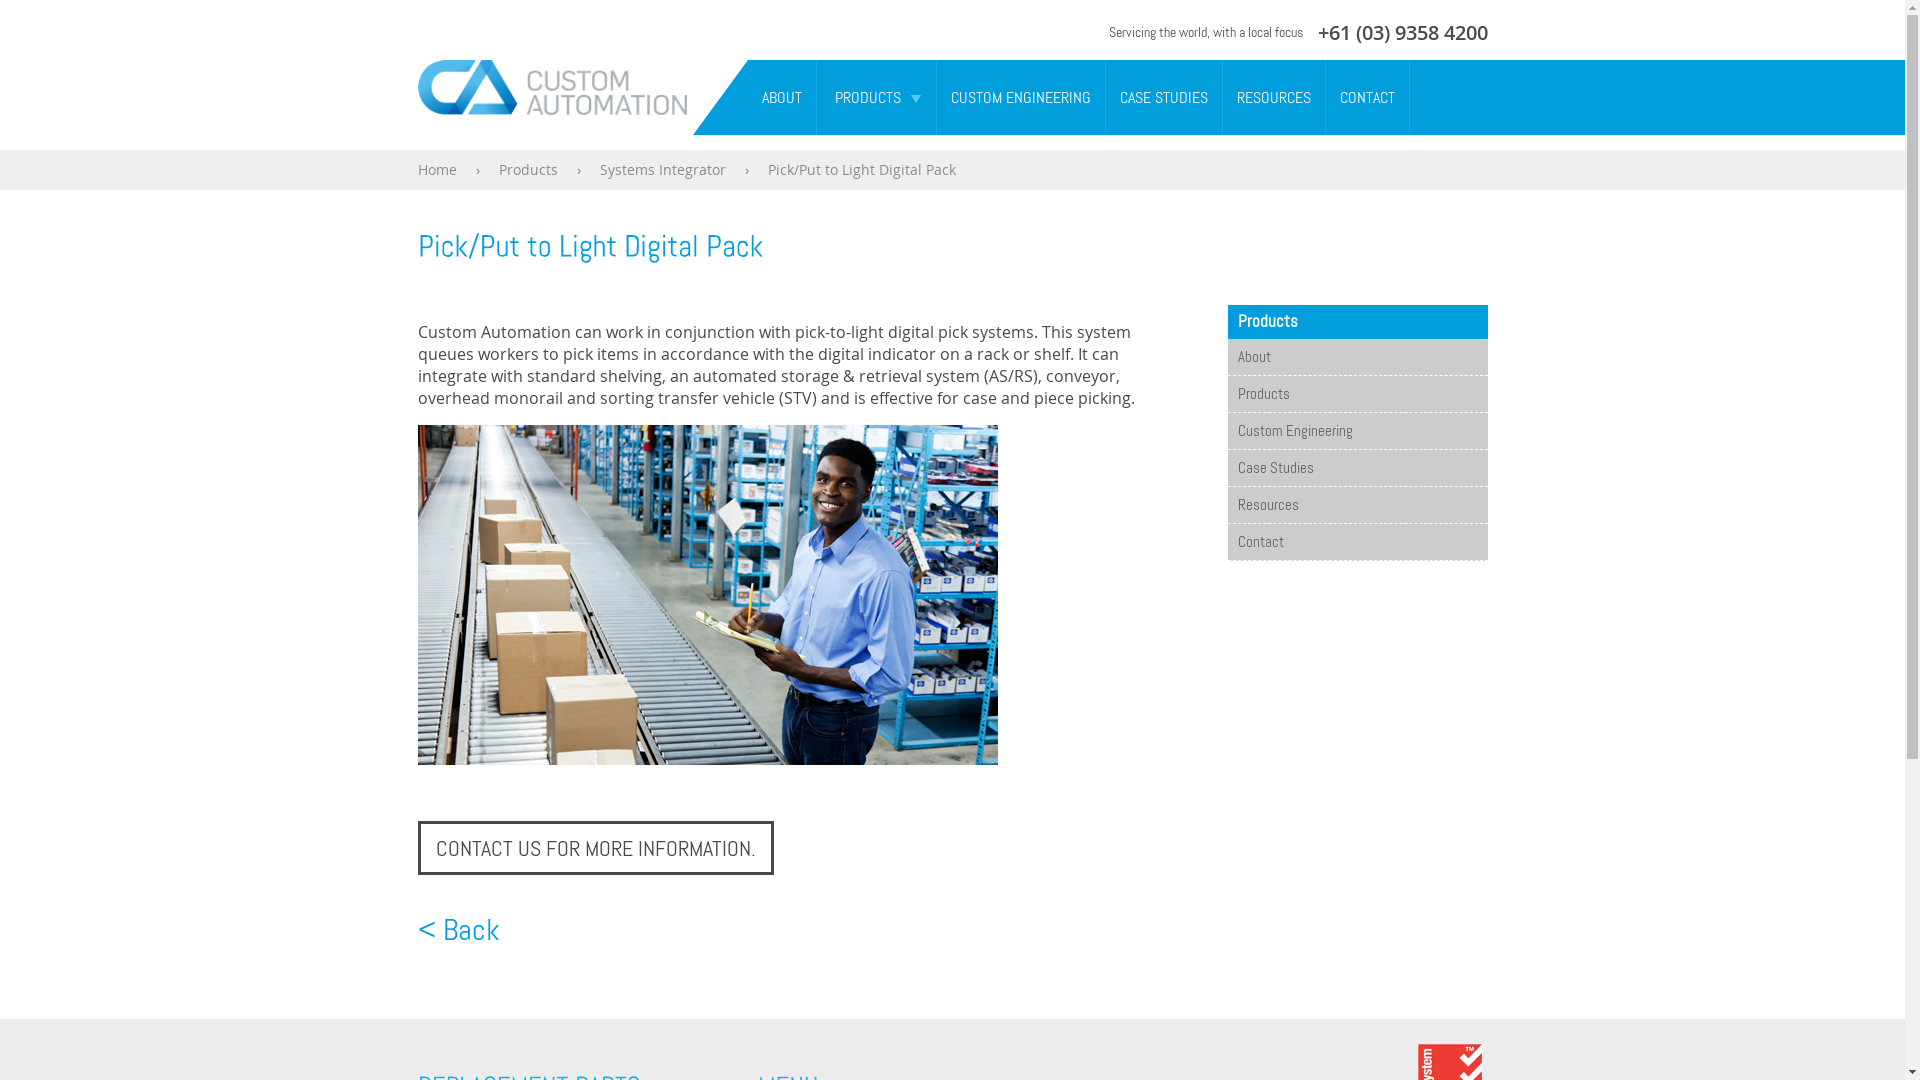  What do you see at coordinates (1325, 97) in the screenshot?
I see `'CONTACT'` at bounding box center [1325, 97].